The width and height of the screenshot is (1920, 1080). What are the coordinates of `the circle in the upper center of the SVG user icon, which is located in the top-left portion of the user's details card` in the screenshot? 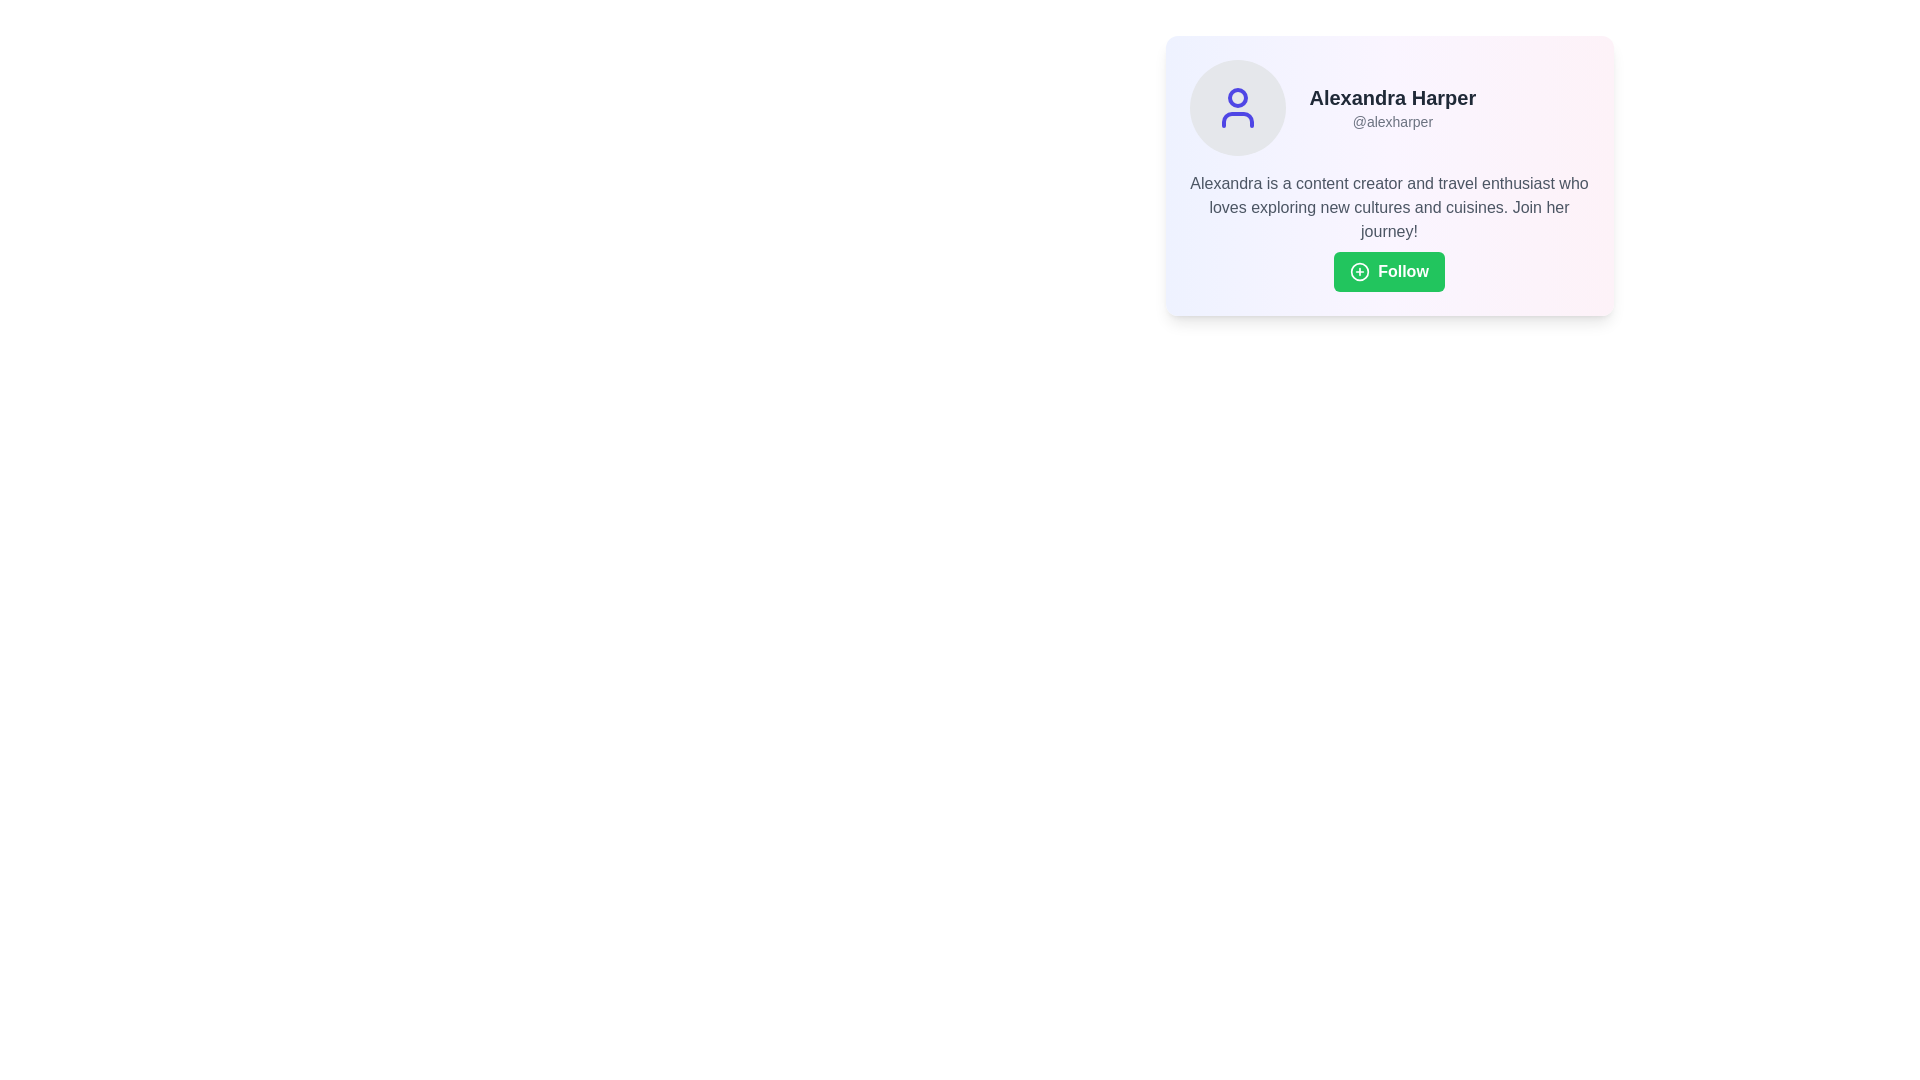 It's located at (1236, 97).